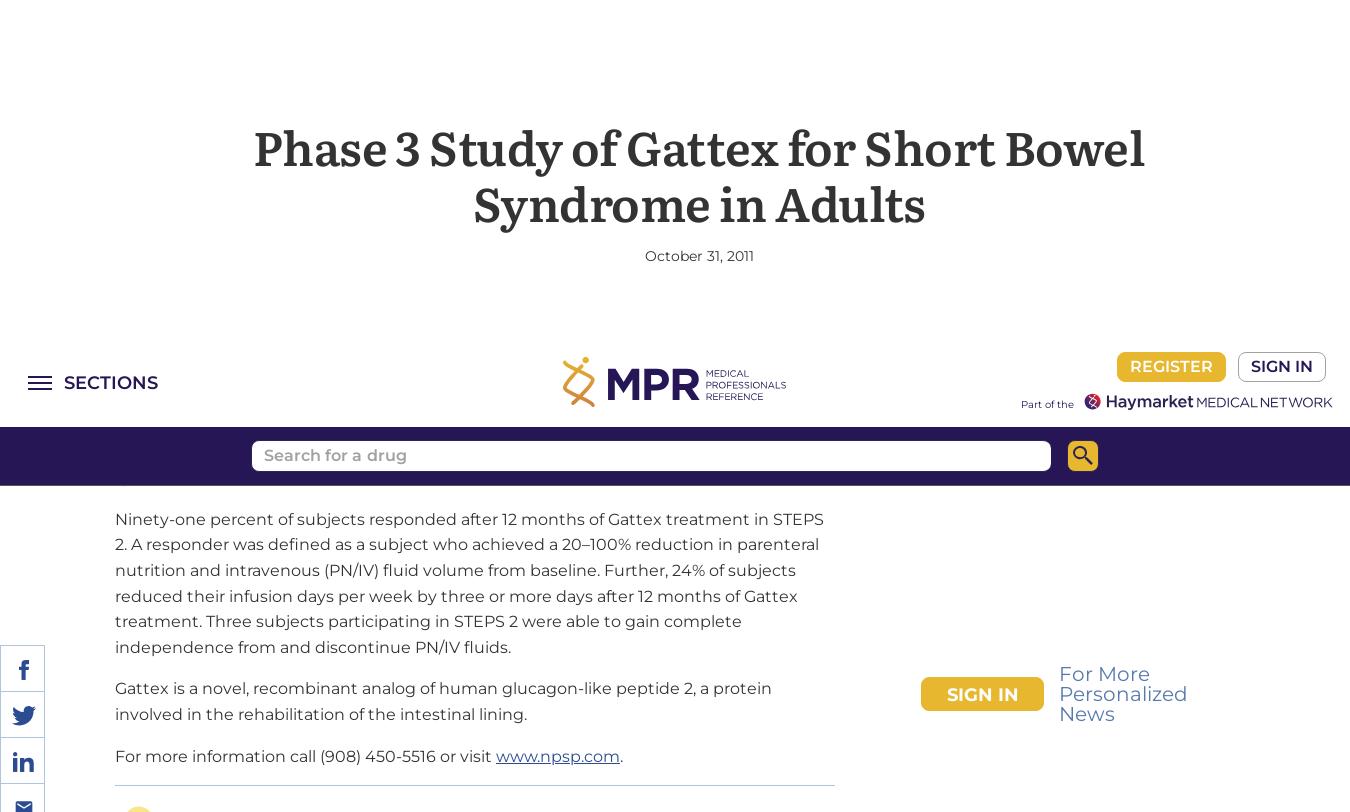 This screenshot has height=812, width=1350. I want to click on 'Gattex is a novel, recombinant analog of human glucagon-like peptide 2, a protein involved in the rehabilitation of the intestinal lining.', so click(443, 429).